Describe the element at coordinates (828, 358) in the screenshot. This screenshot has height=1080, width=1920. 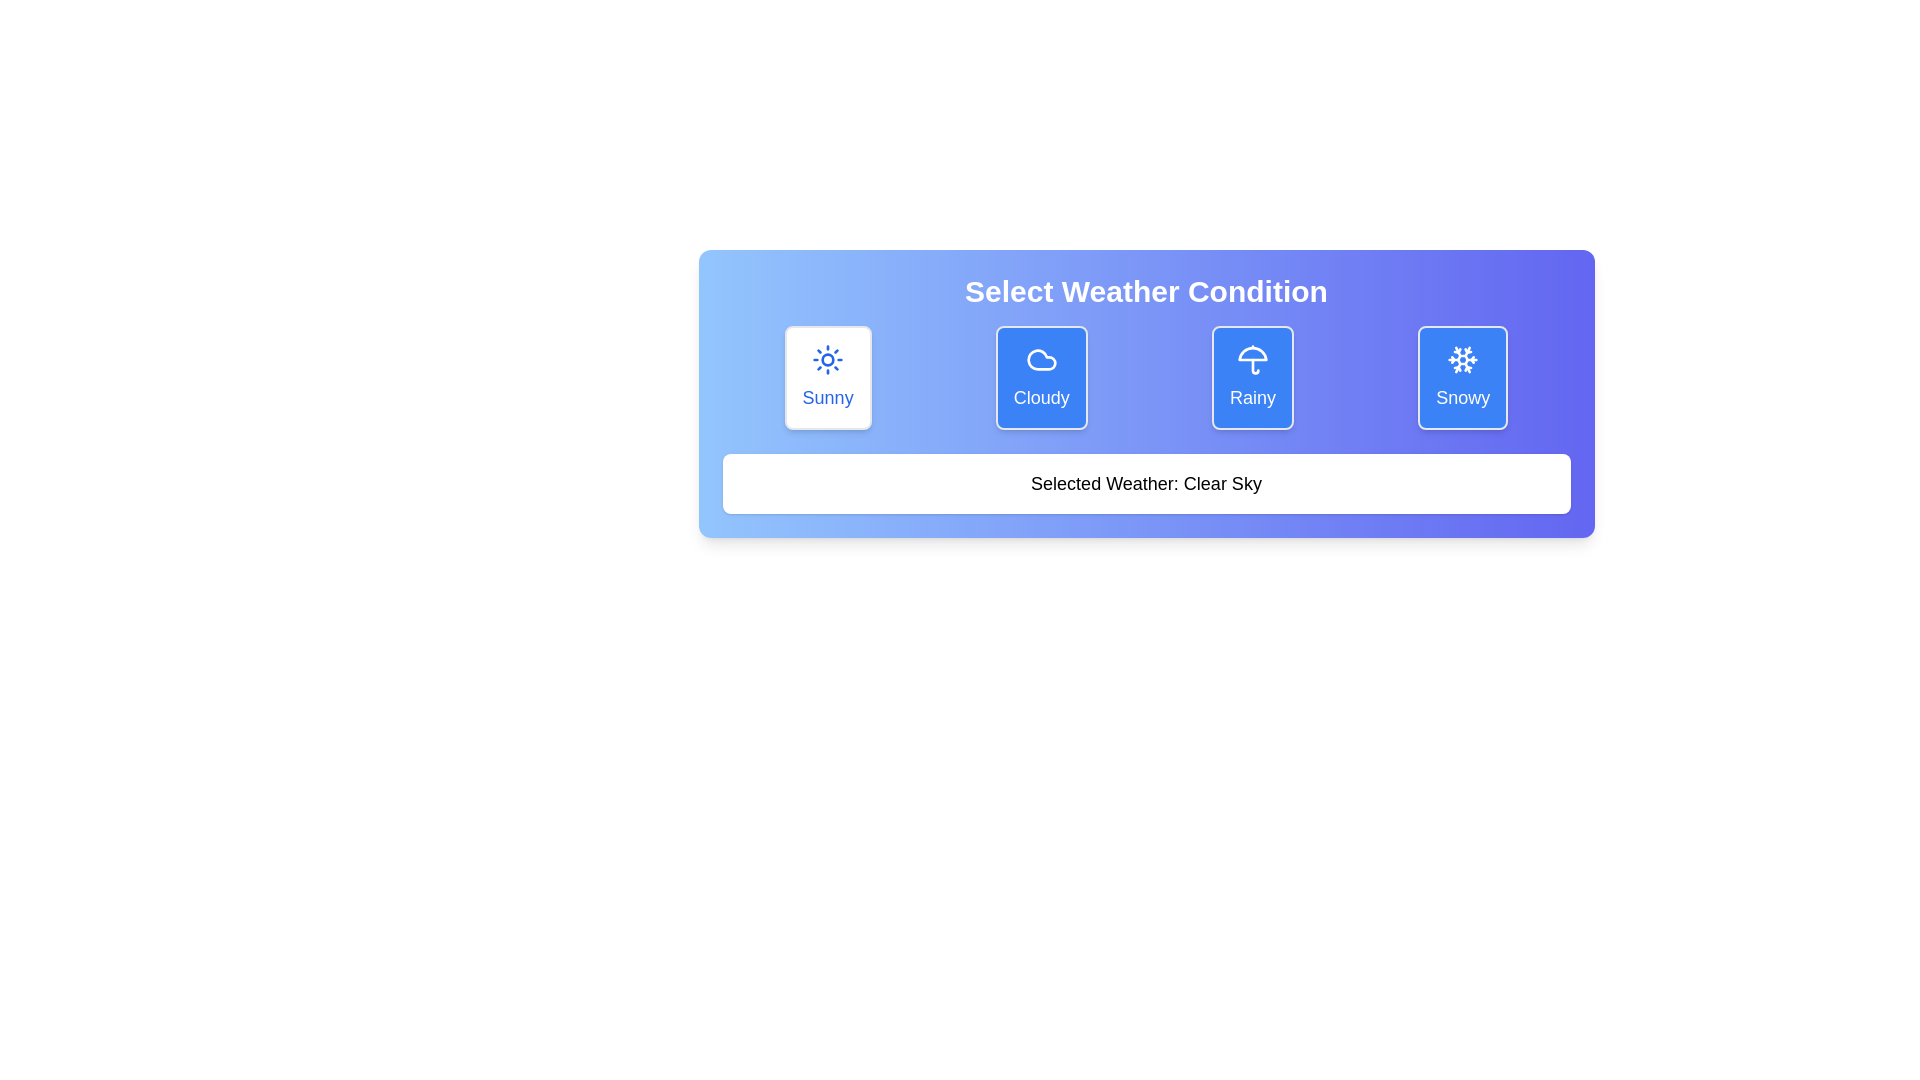
I see `the inner circle of the sunny weather icon, which is a decorative element representing the core of the sun` at that location.